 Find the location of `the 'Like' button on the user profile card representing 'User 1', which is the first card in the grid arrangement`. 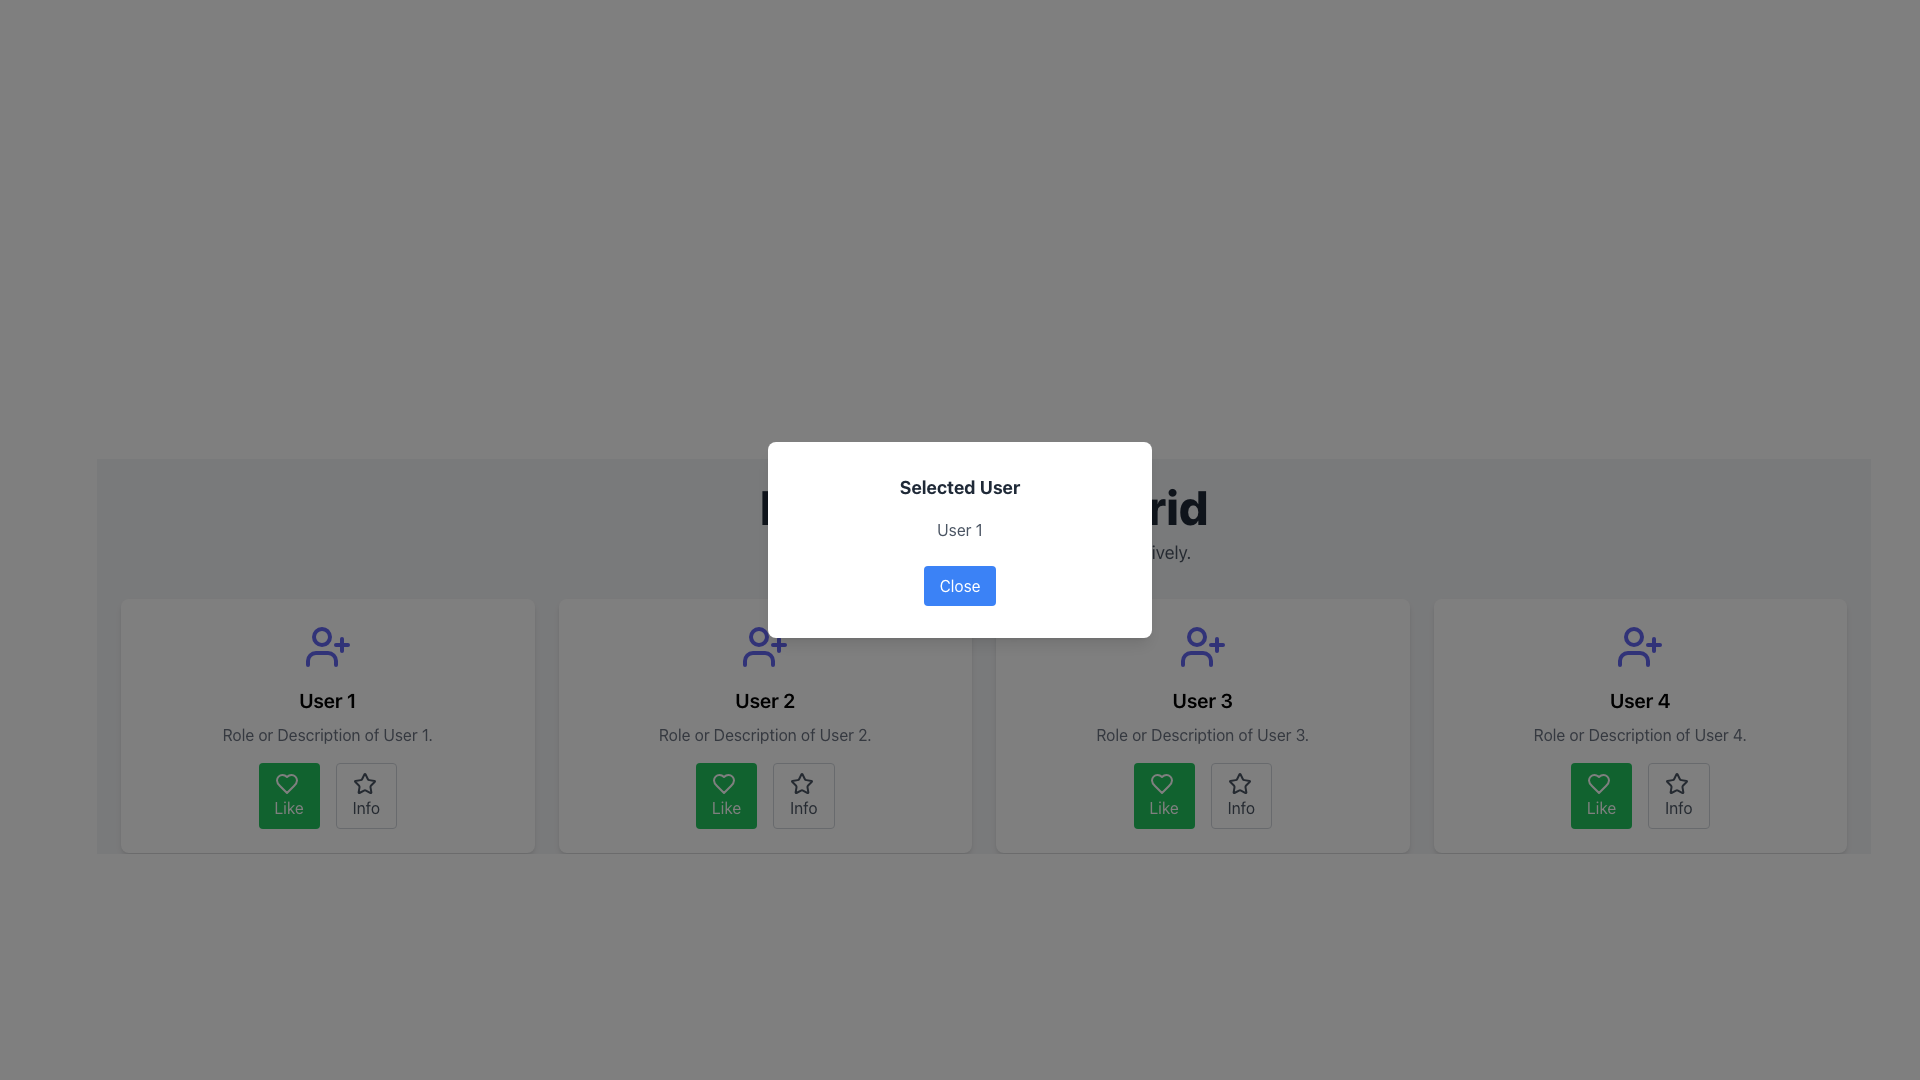

the 'Like' button on the user profile card representing 'User 1', which is the first card in the grid arrangement is located at coordinates (327, 725).